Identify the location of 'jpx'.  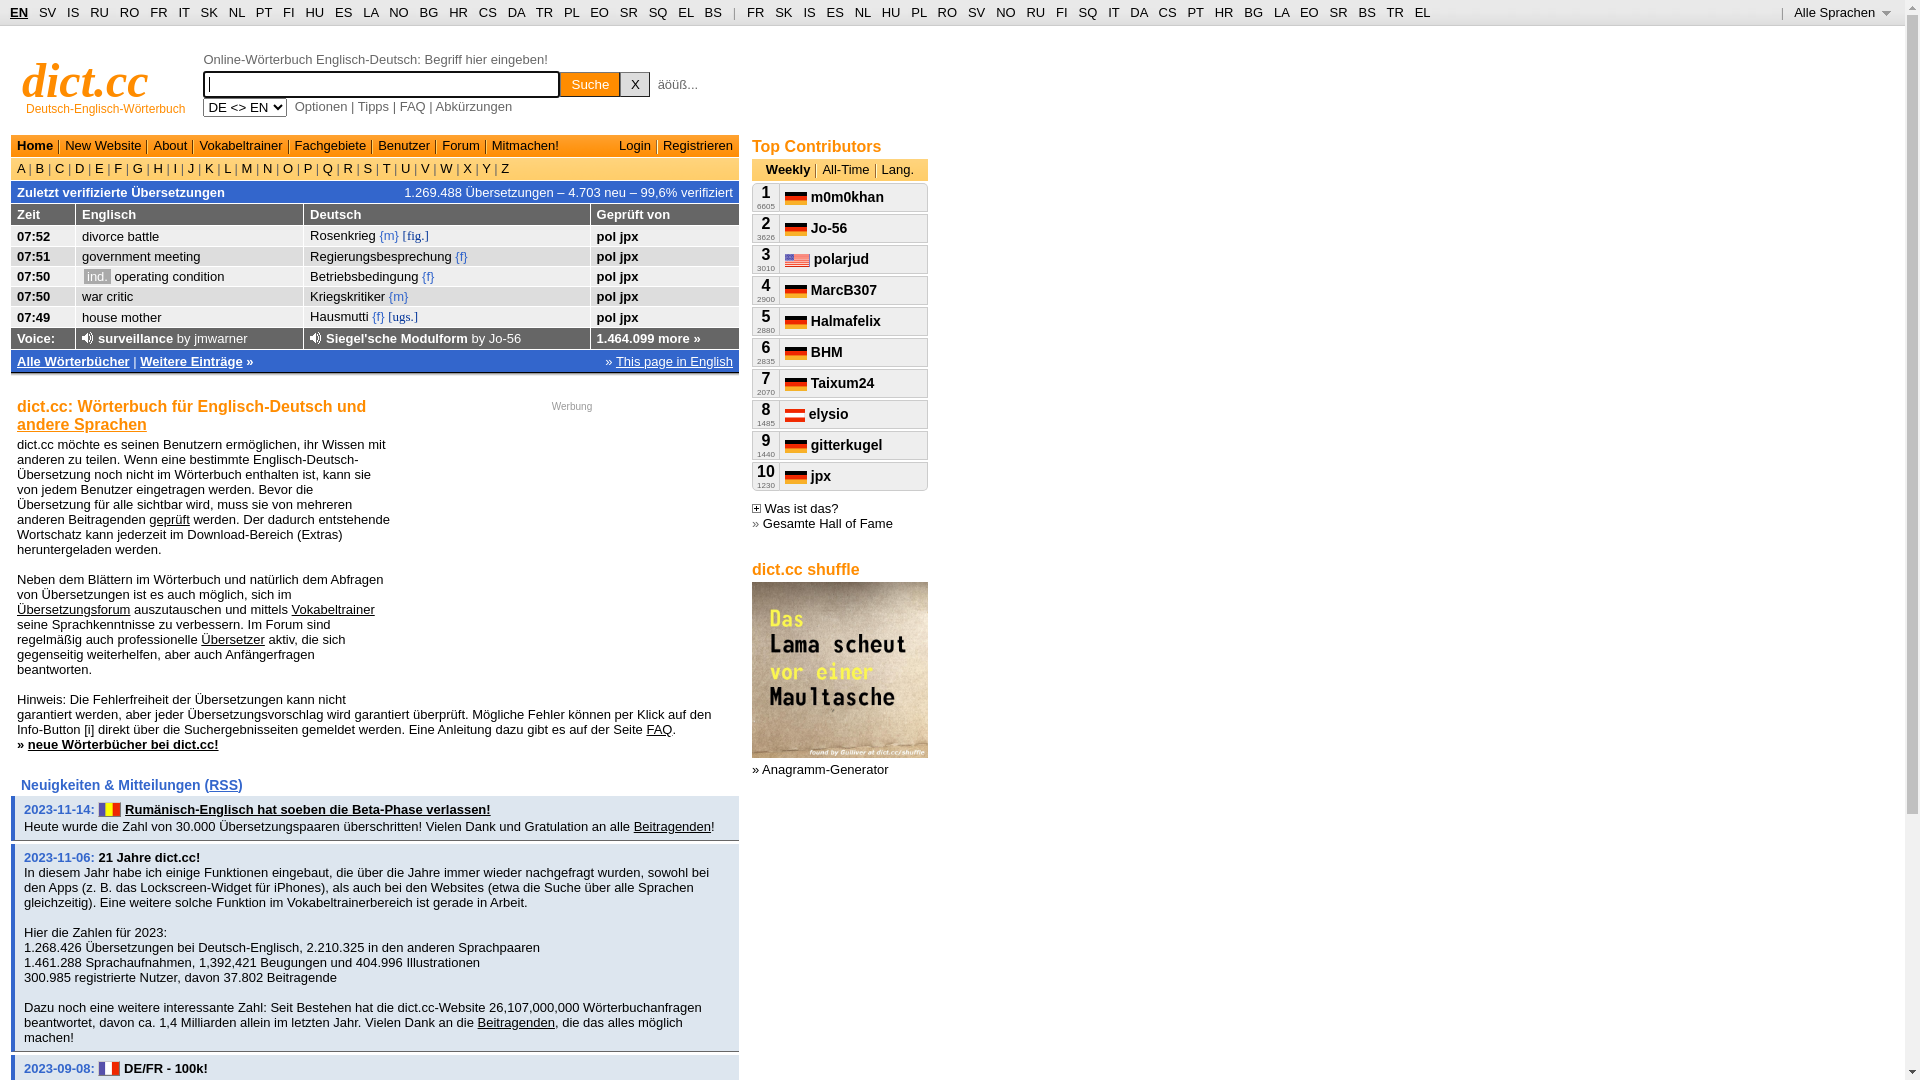
(628, 234).